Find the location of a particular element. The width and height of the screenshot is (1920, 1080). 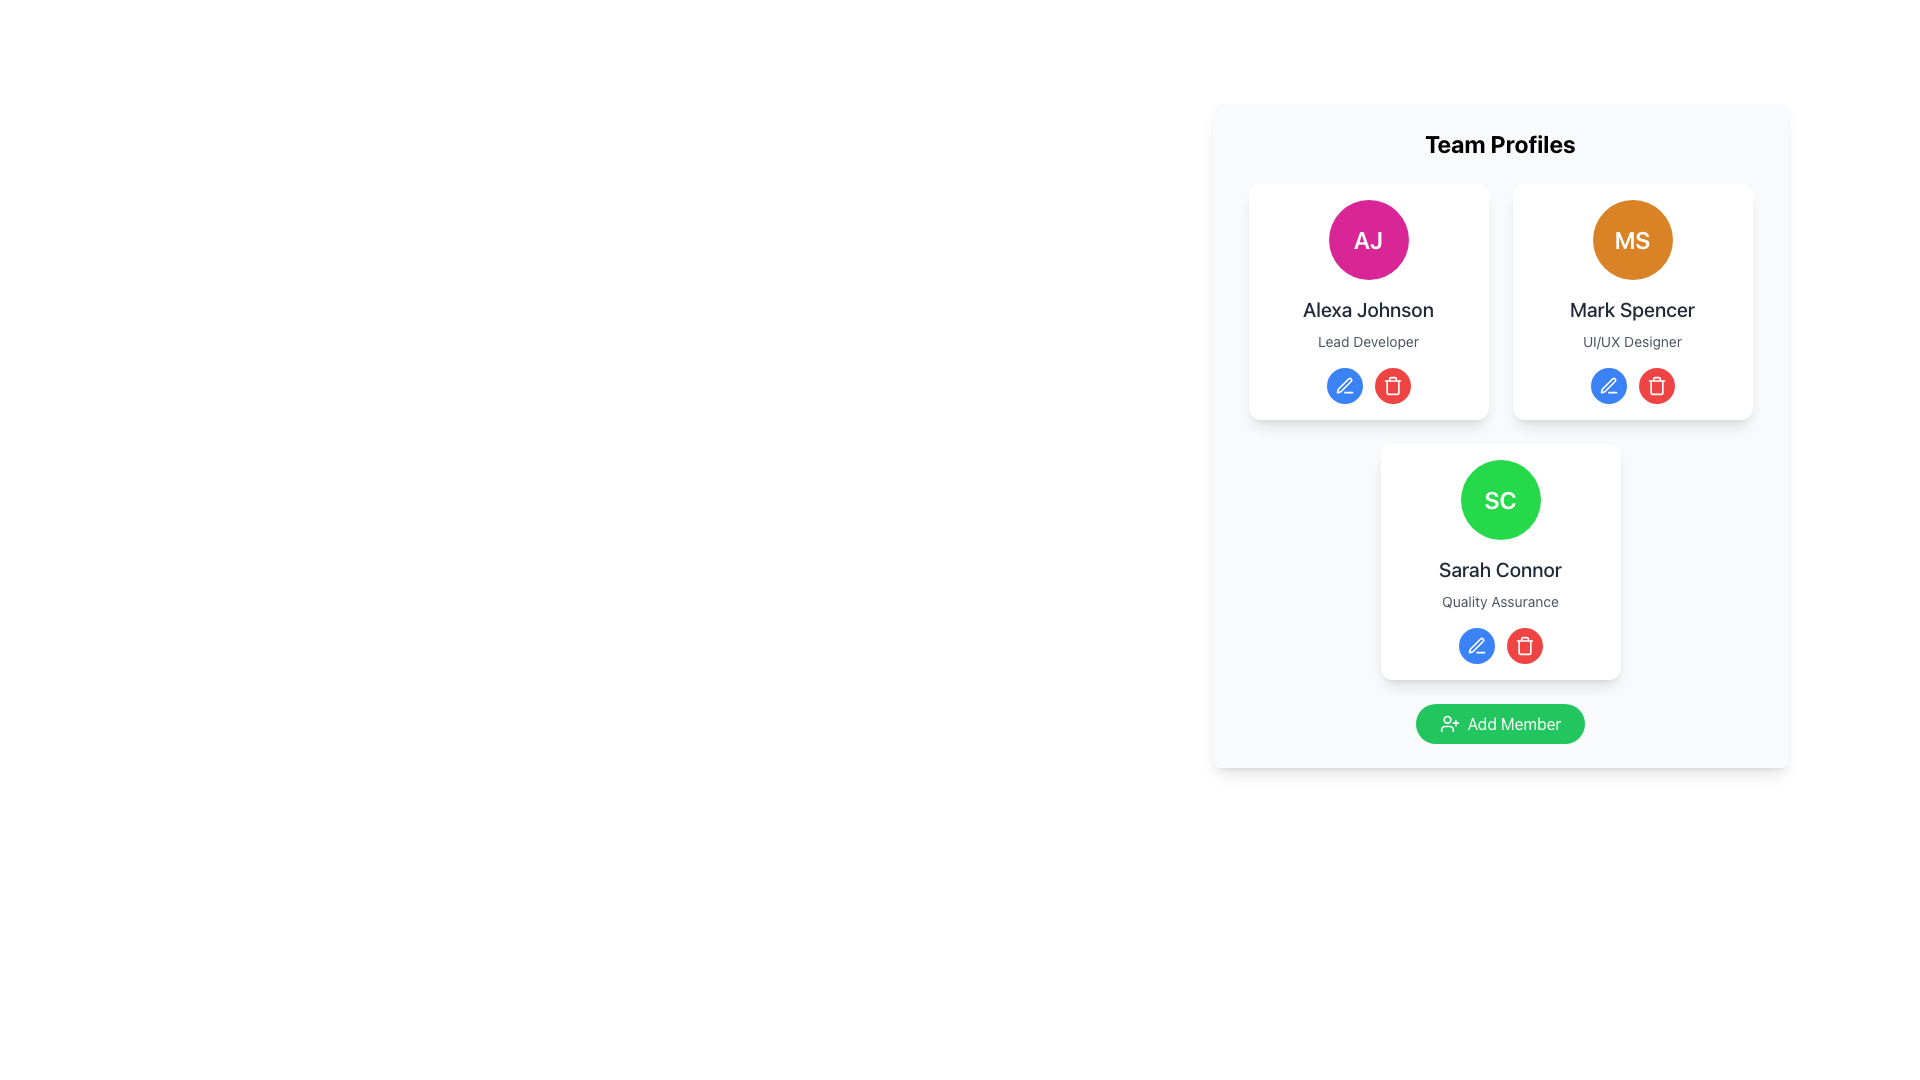

the small user-plus icon is located at coordinates (1449, 724).